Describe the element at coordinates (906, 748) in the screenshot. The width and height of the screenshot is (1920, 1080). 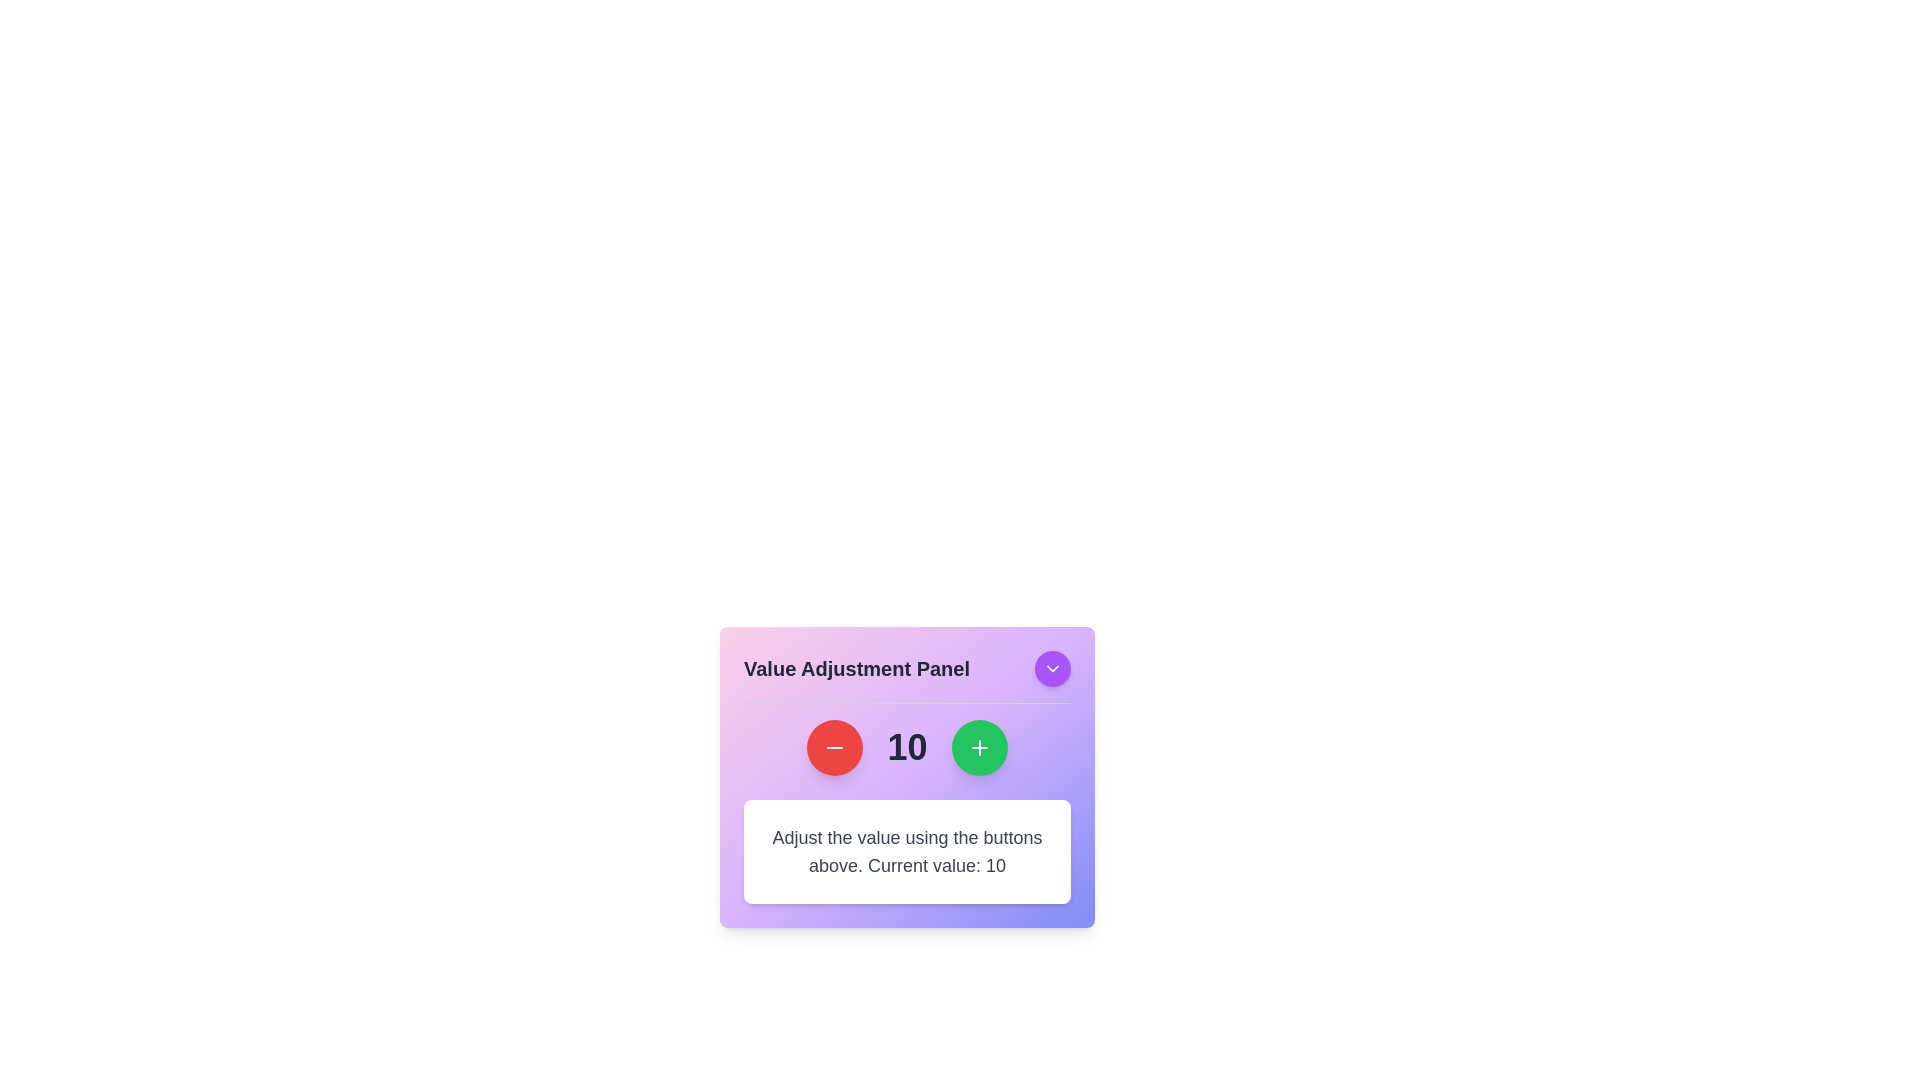
I see `the read-only text display located between the red circular minus button and the green circular plus button within the 'Value Adjustment Panel'` at that location.